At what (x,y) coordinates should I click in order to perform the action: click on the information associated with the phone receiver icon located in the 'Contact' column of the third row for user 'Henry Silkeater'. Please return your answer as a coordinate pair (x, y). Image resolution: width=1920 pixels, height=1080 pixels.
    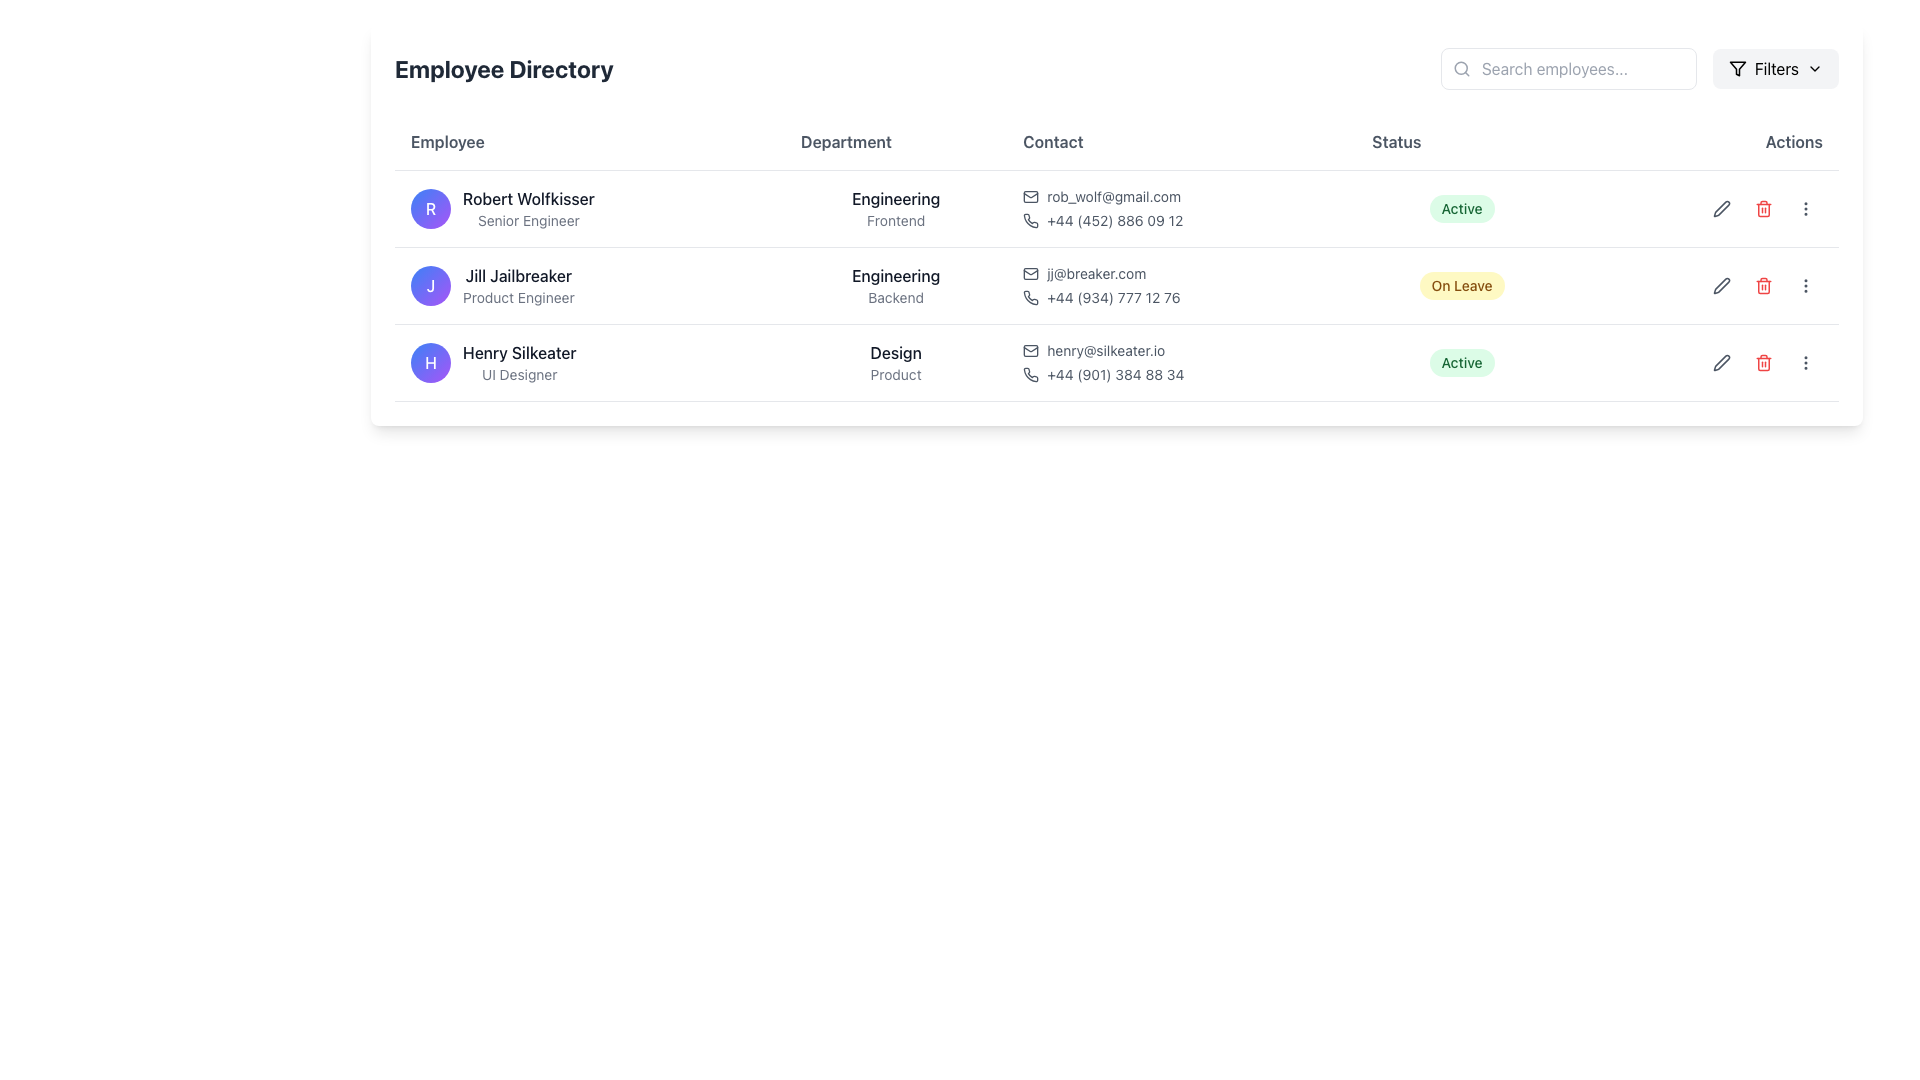
    Looking at the image, I should click on (1031, 374).